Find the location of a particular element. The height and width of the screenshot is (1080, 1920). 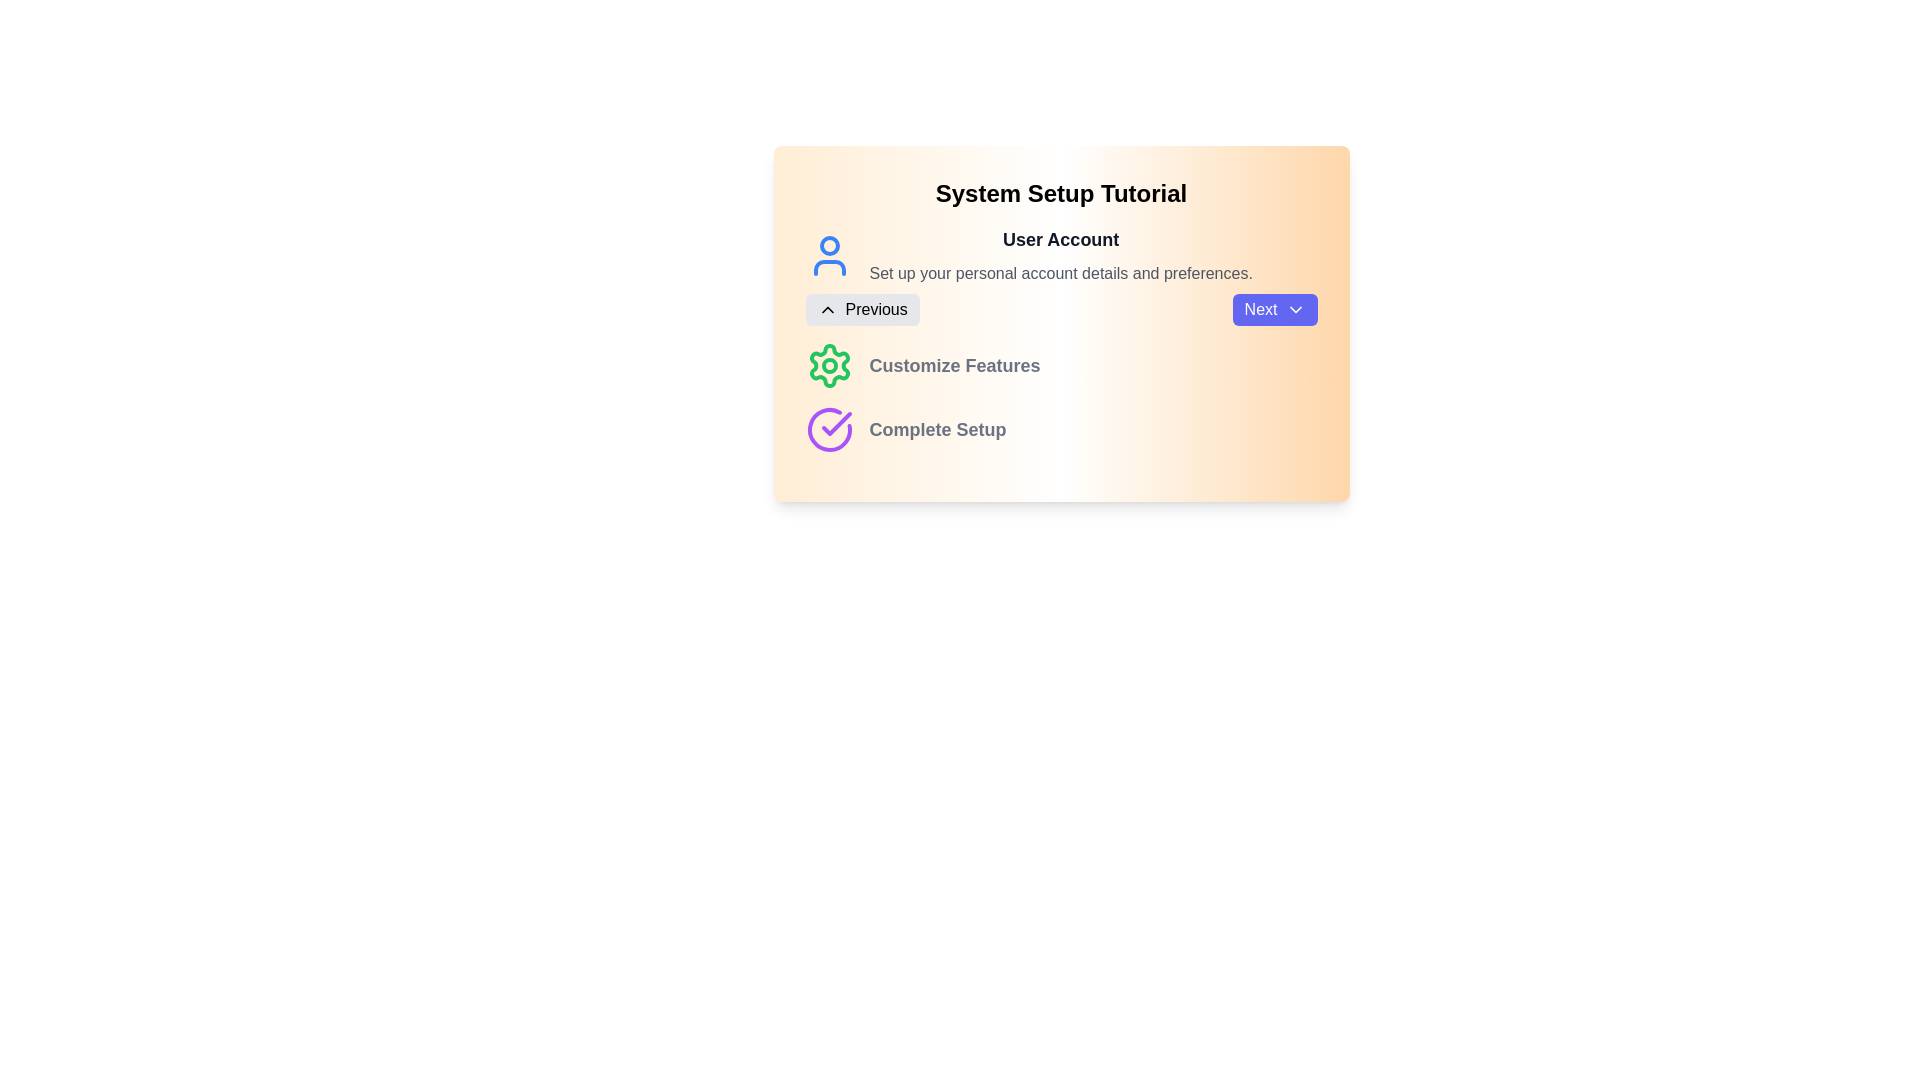

the button labeled Next is located at coordinates (1274, 309).